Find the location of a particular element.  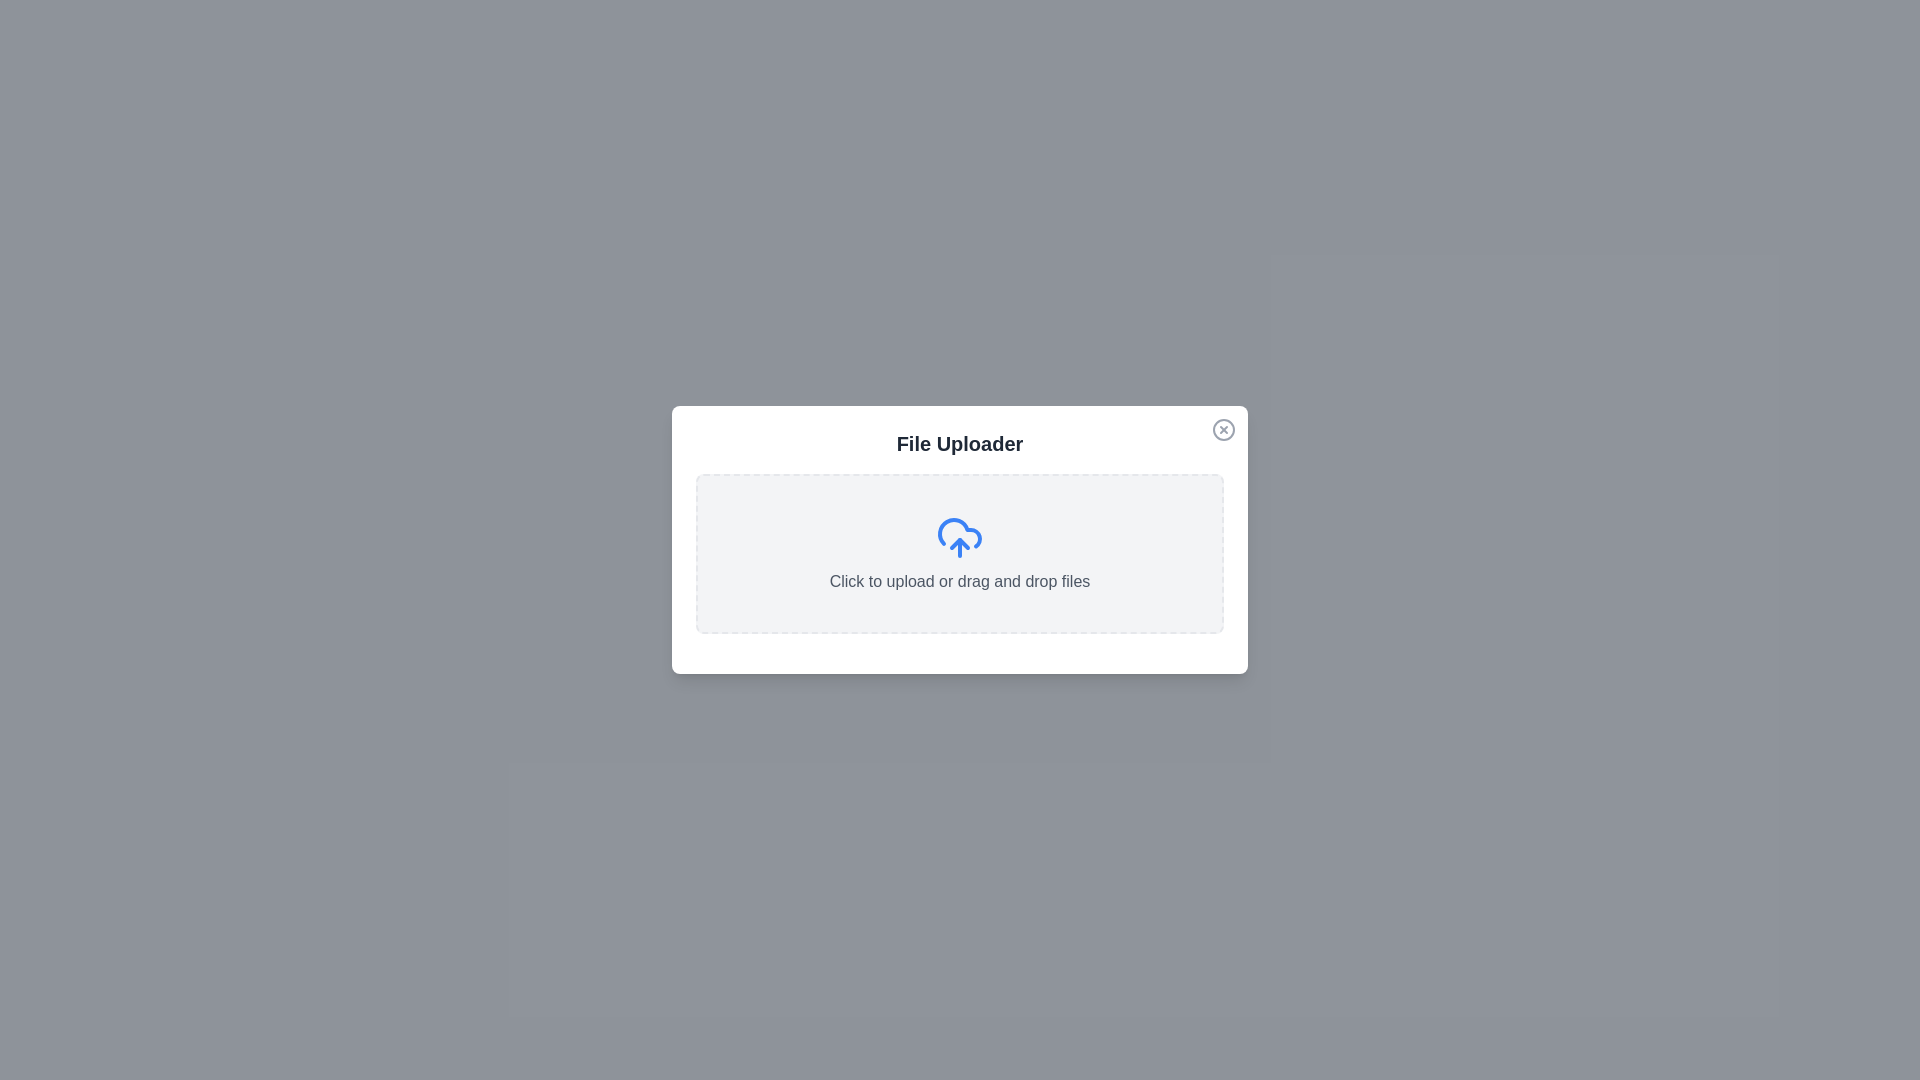

the file upload area to trigger the file selection dialog is located at coordinates (960, 554).